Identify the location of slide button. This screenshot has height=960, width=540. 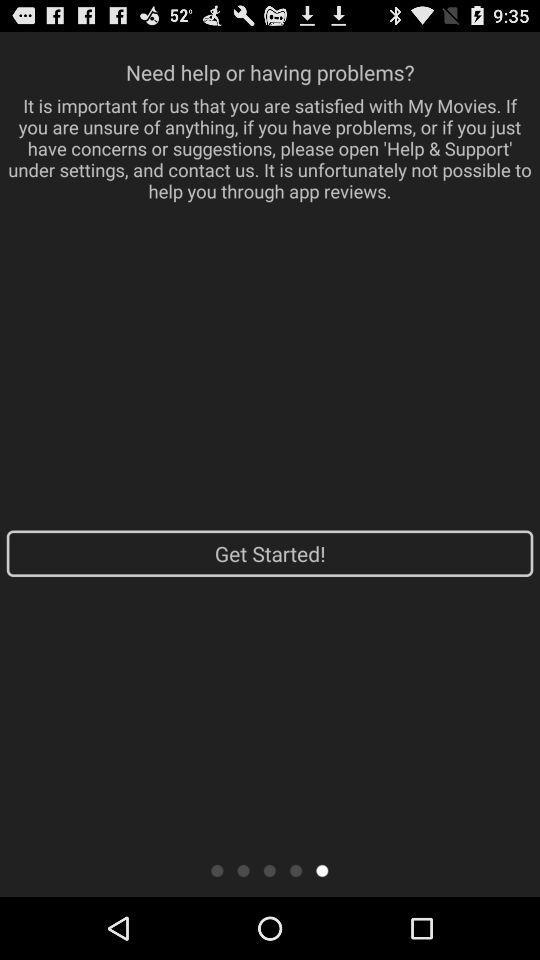
(322, 869).